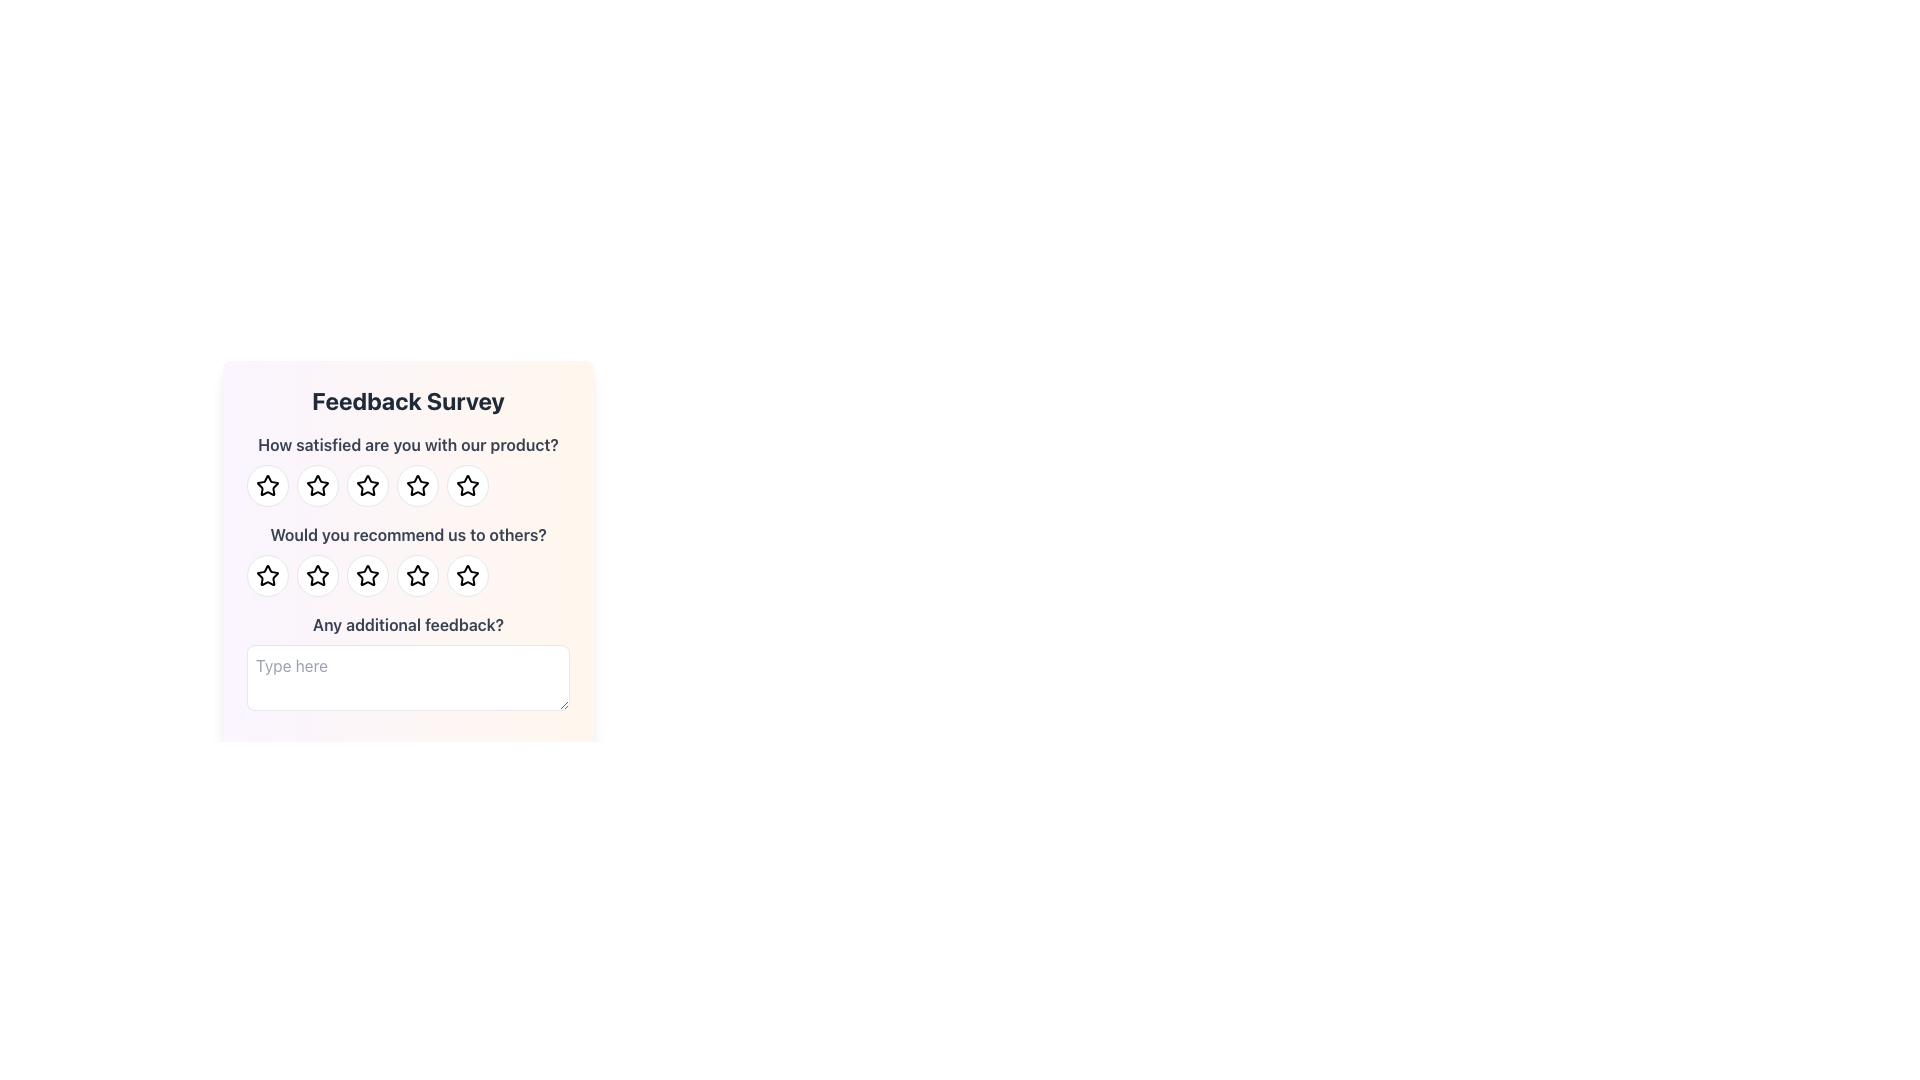 The height and width of the screenshot is (1080, 1920). What do you see at coordinates (407, 575) in the screenshot?
I see `the third star in the rating component located under the question 'Would you recommend us to others?' to rate it` at bounding box center [407, 575].